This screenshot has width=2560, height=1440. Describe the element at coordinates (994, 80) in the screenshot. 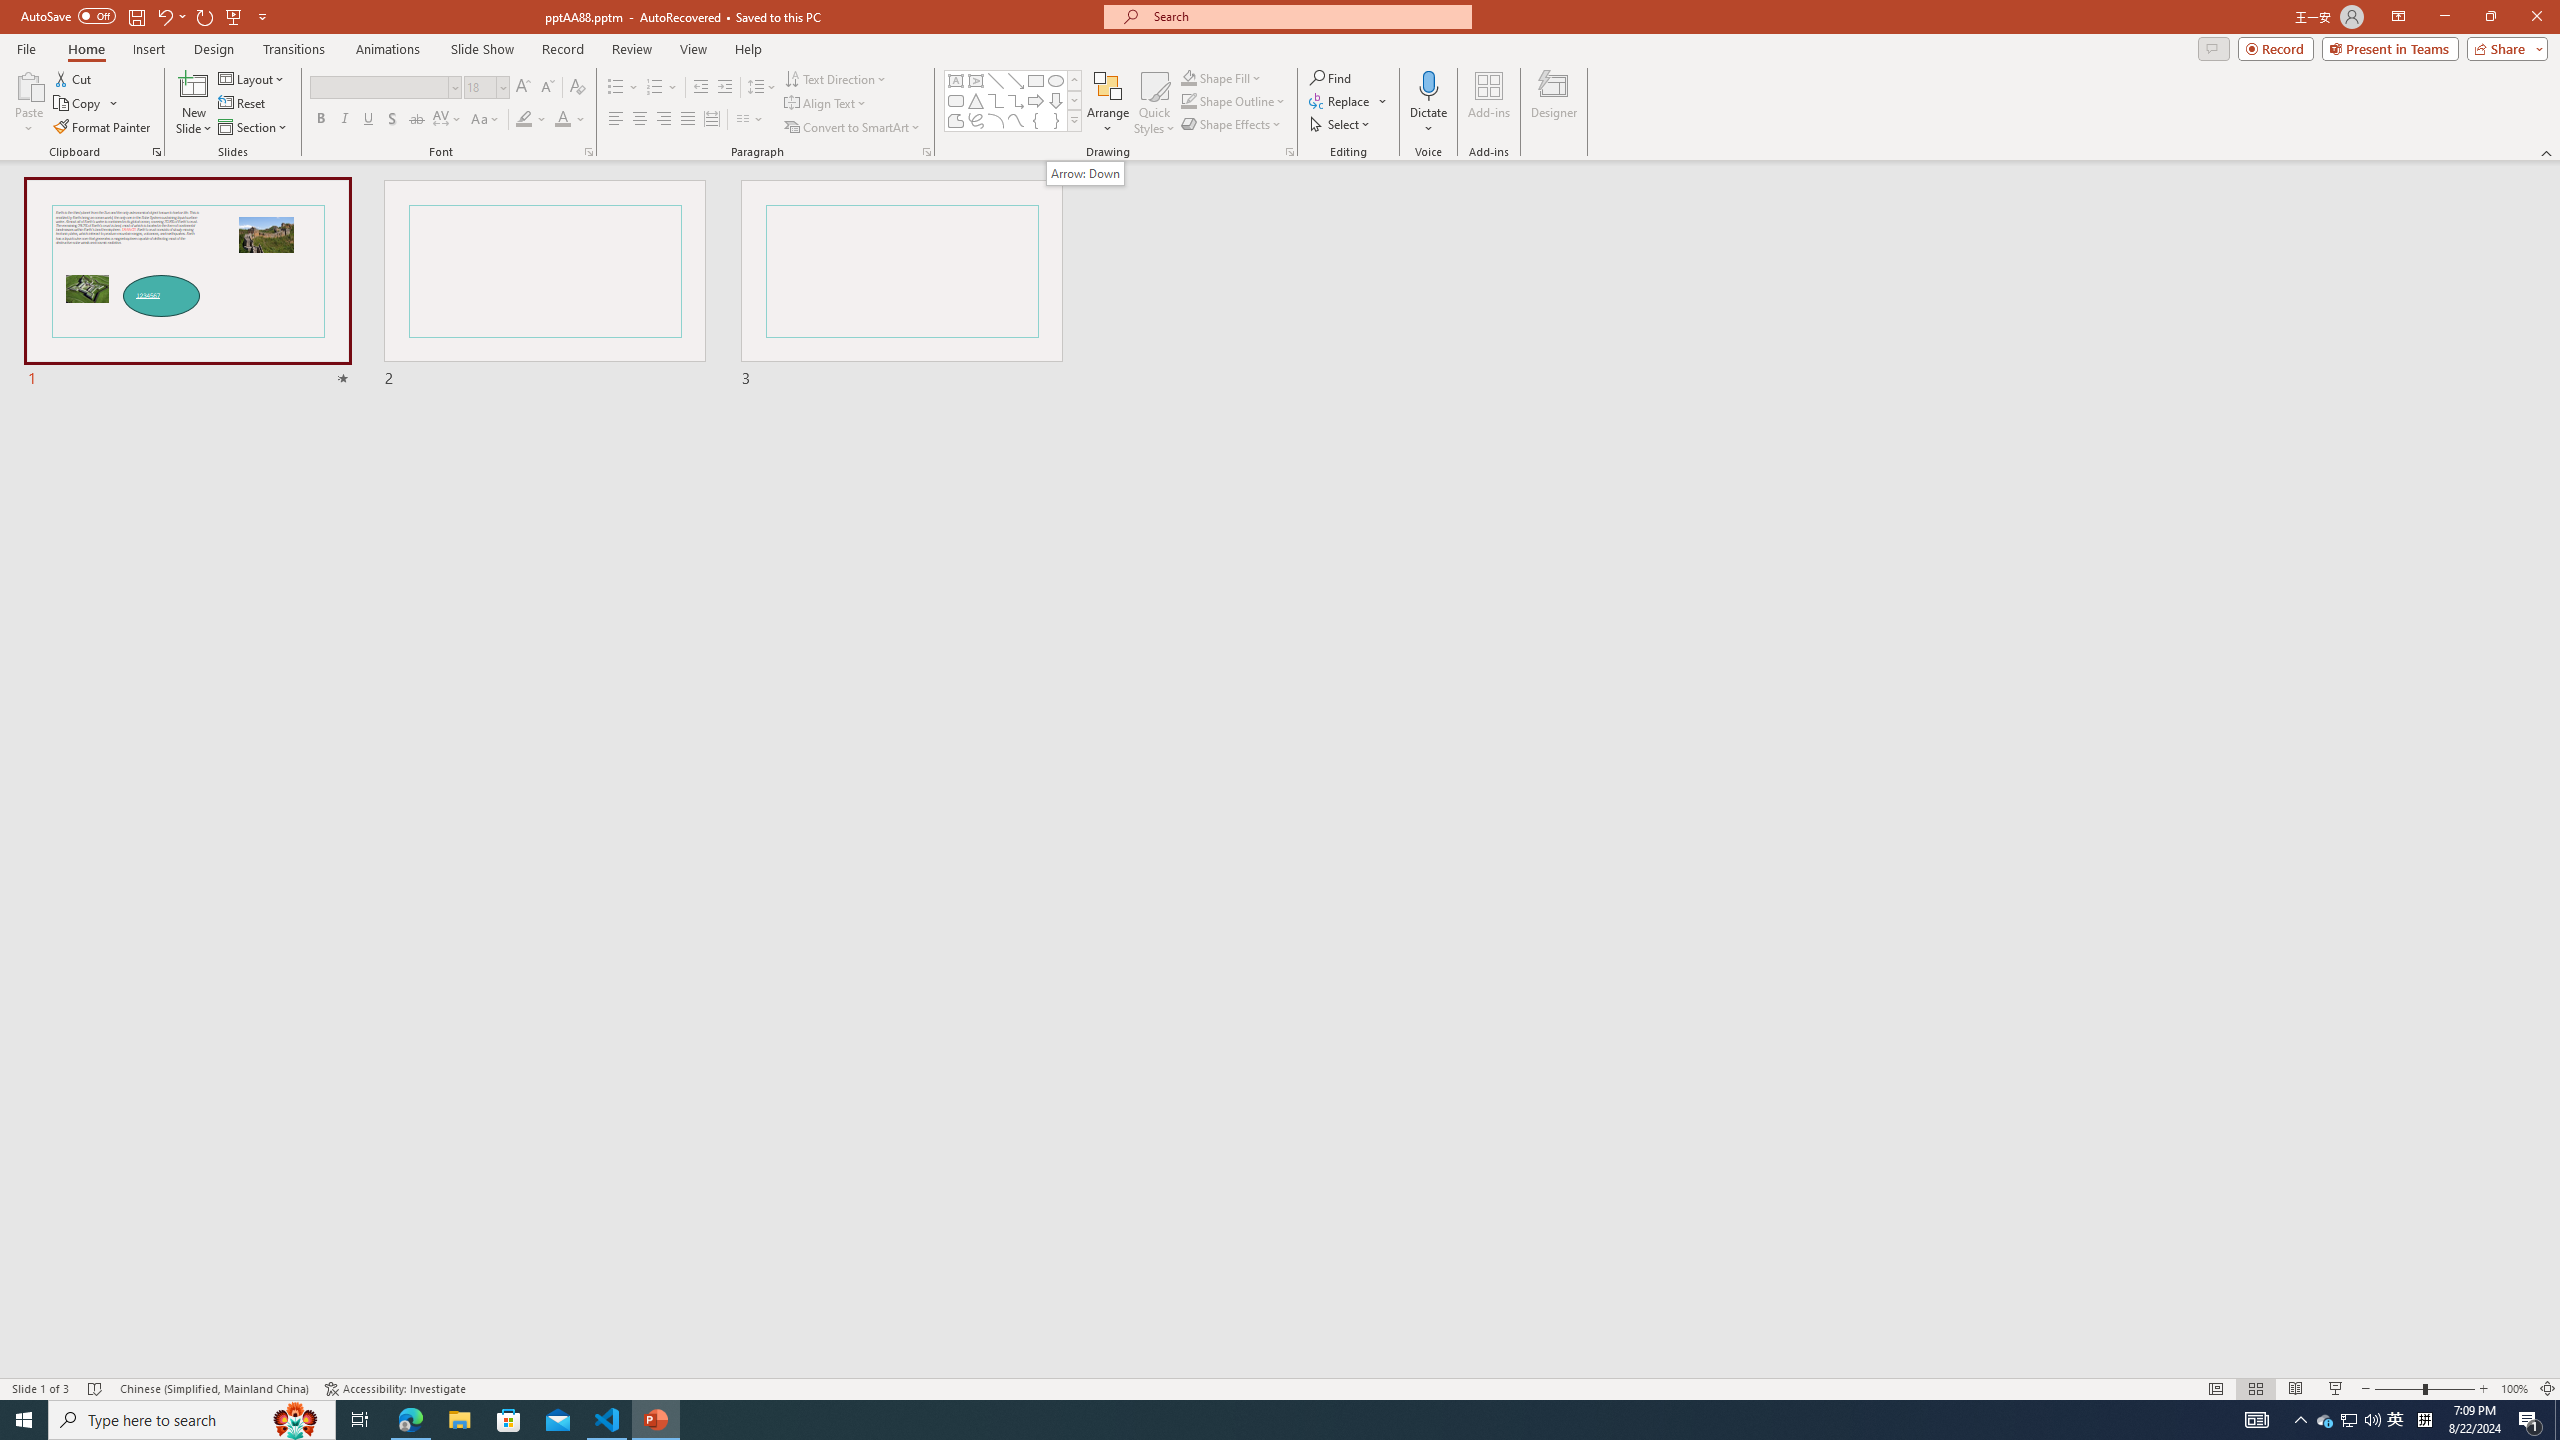

I see `'Line'` at that location.